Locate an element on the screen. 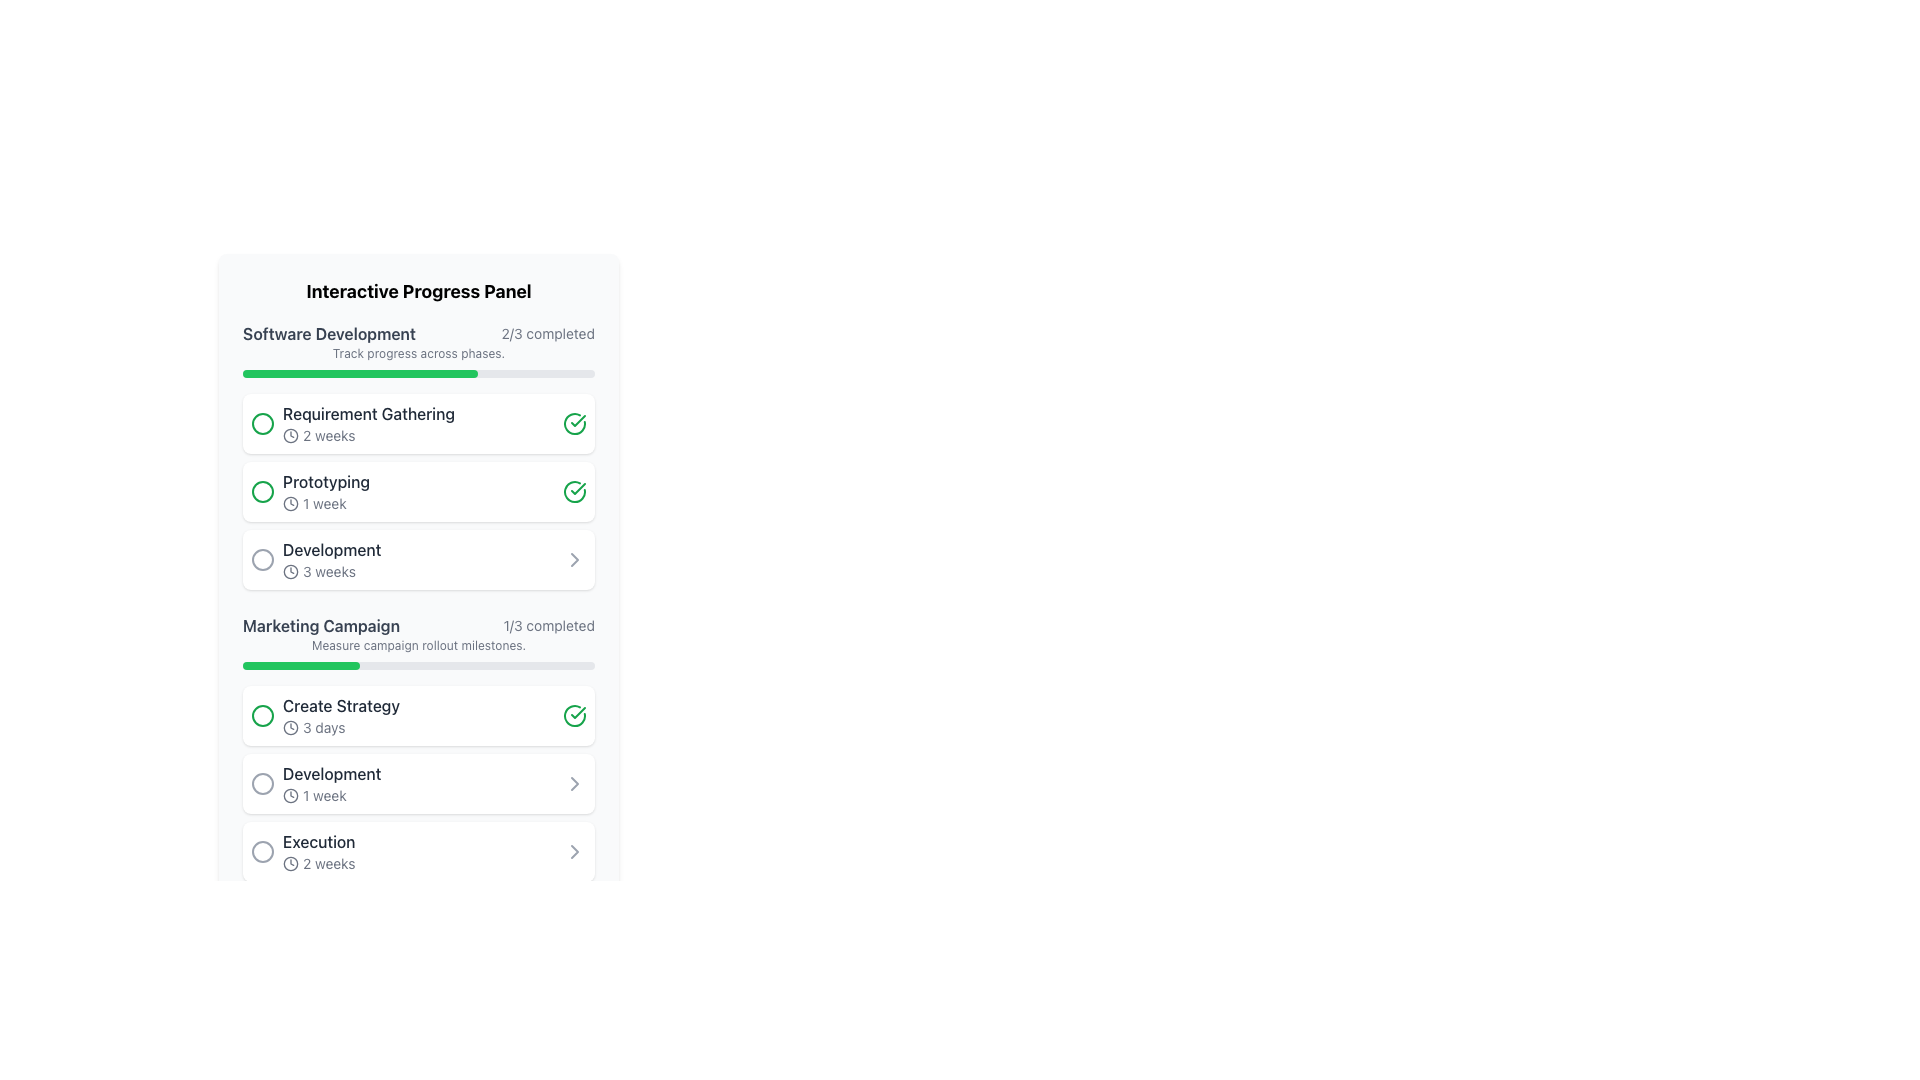 This screenshot has height=1080, width=1920. completion indication from the Checkmark icon located in the 'Prototyping' step of the progress panel, which signifies that the task has been accomplished is located at coordinates (574, 492).